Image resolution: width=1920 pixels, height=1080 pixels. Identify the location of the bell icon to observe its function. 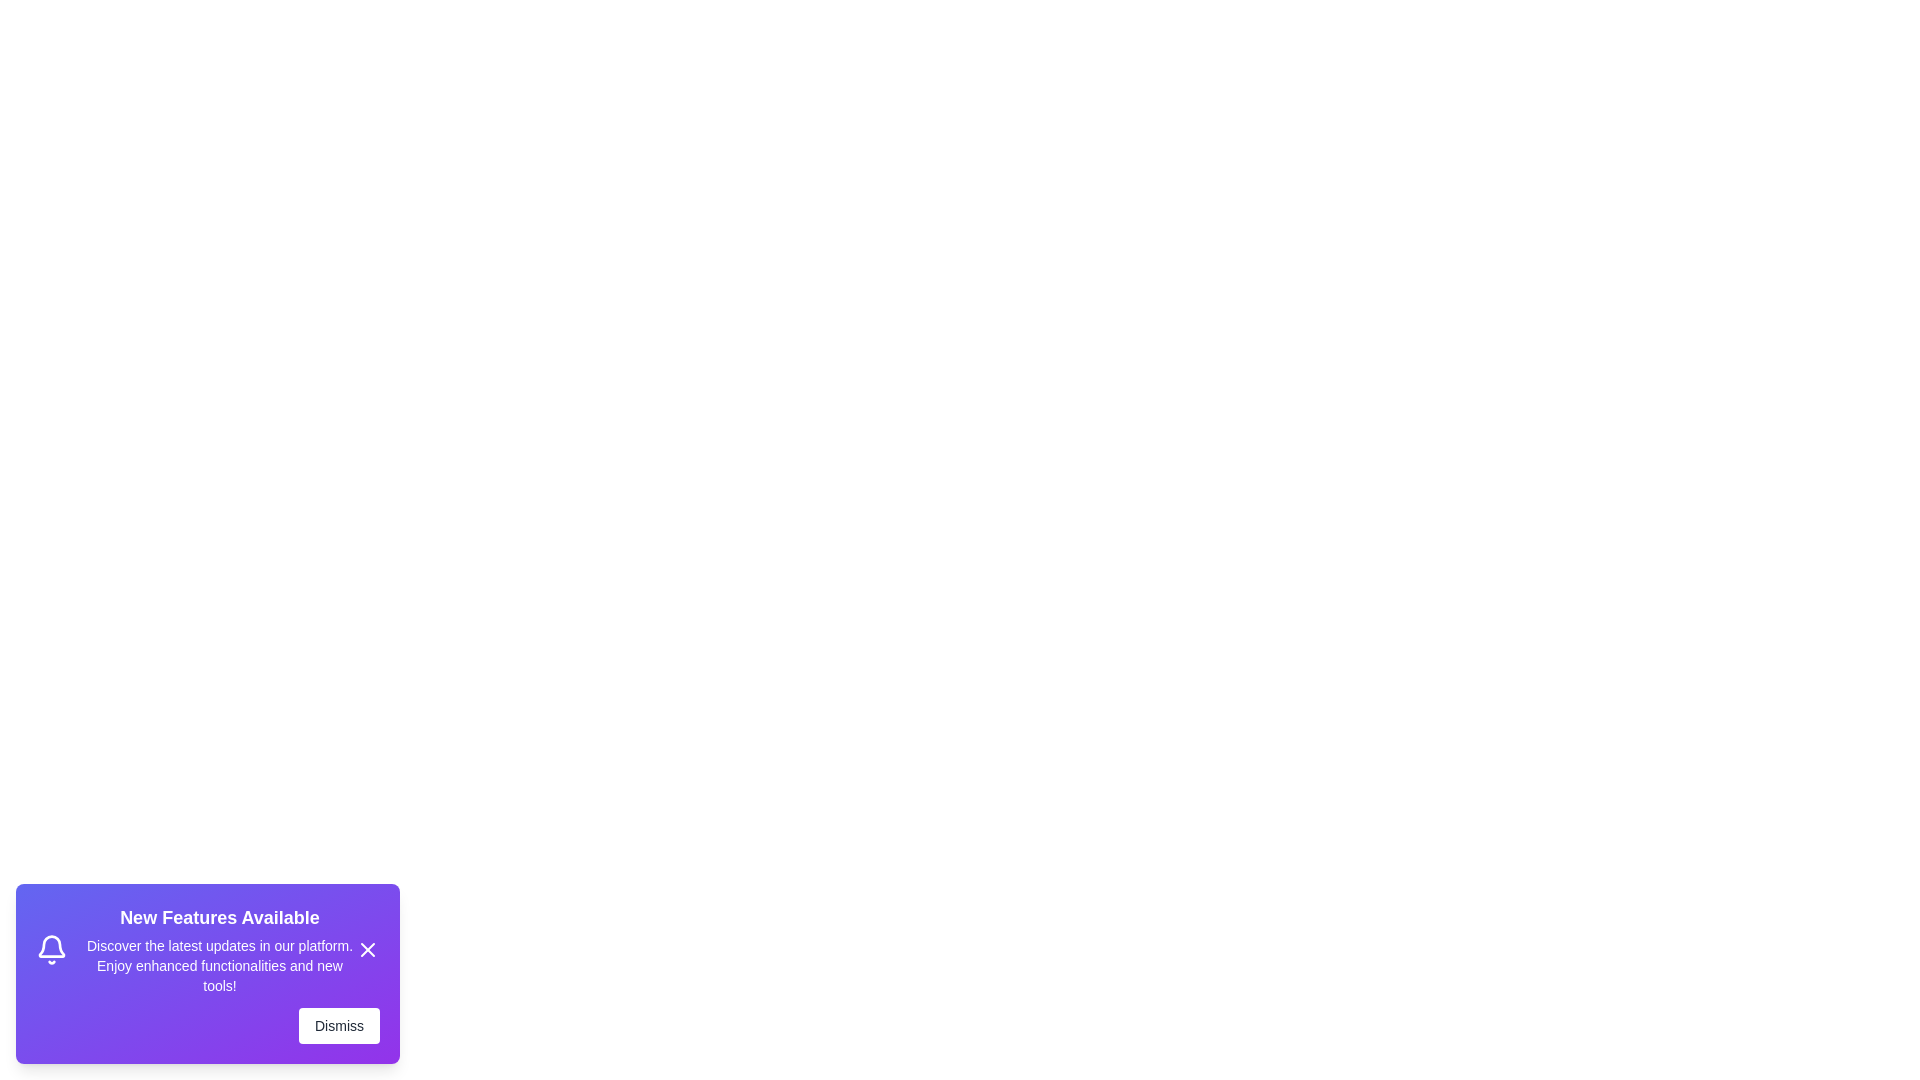
(52, 948).